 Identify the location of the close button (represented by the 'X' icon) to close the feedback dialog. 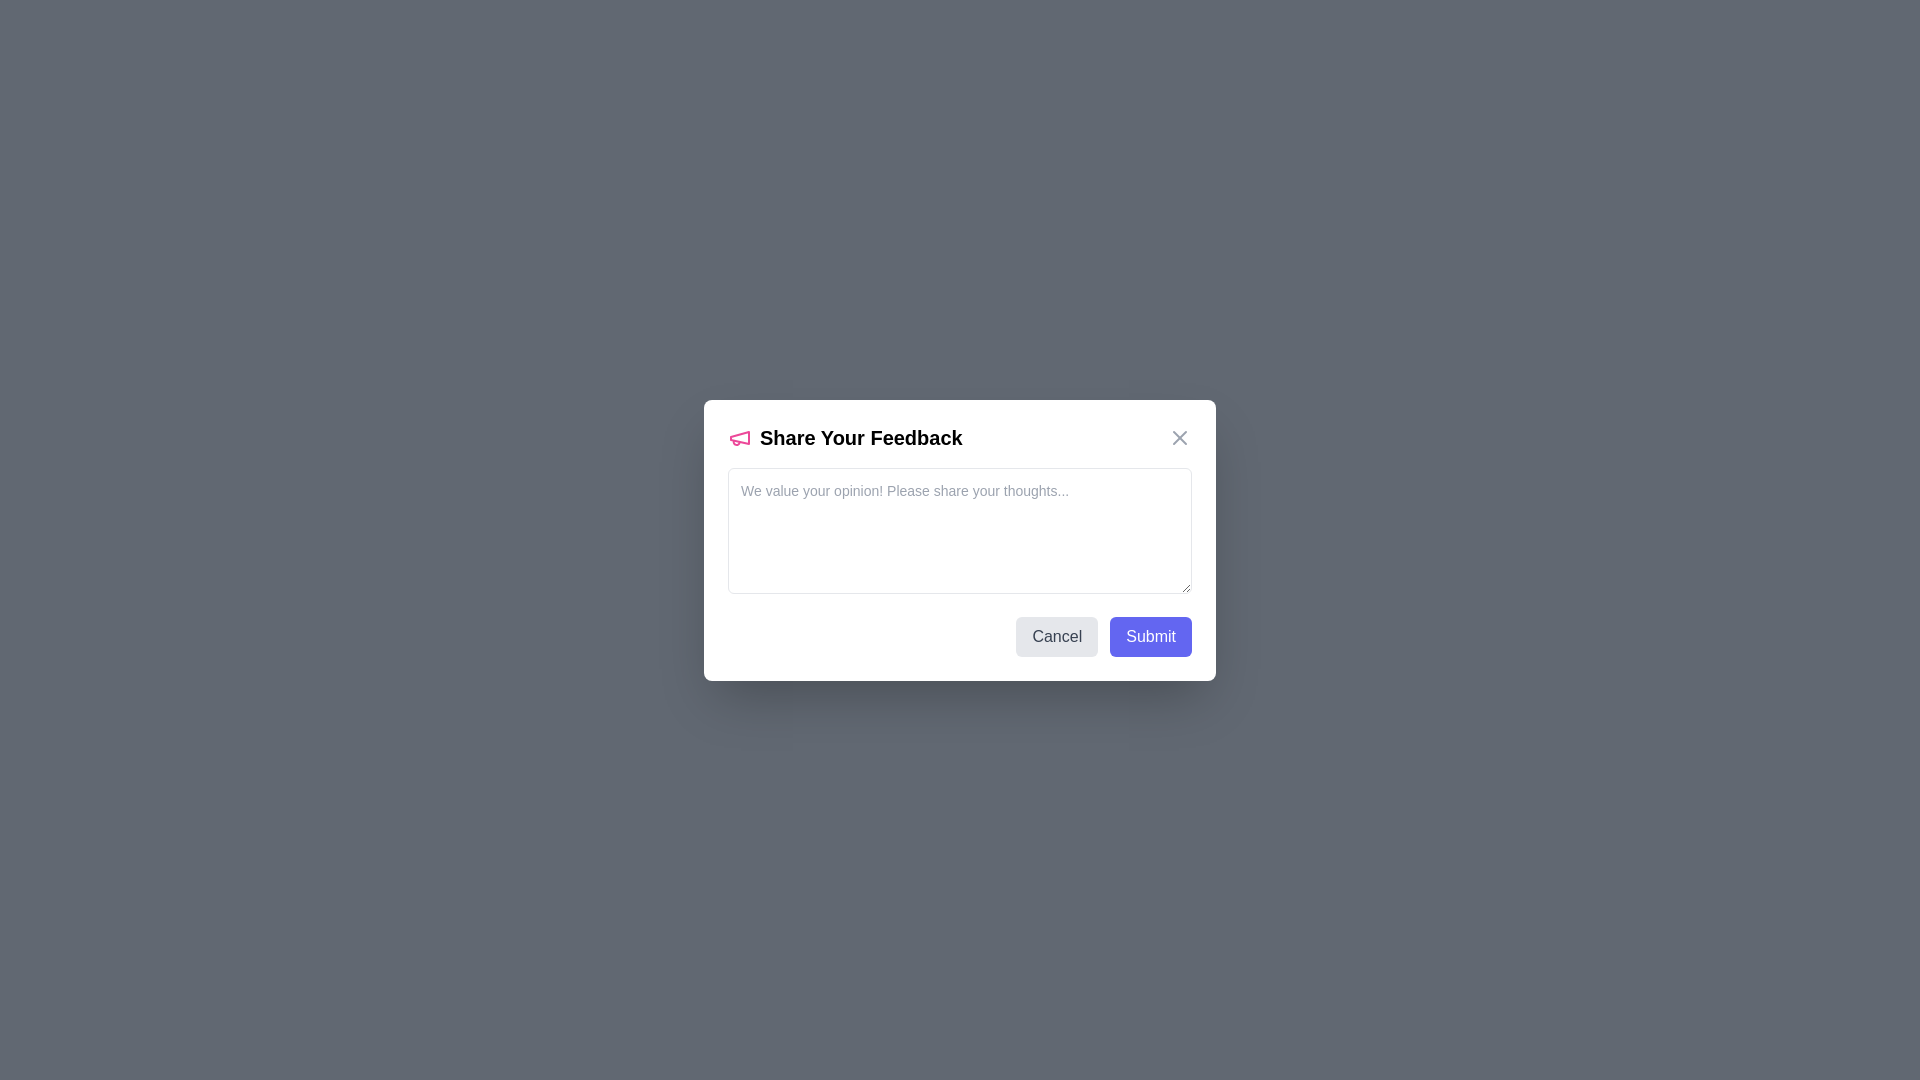
(1180, 436).